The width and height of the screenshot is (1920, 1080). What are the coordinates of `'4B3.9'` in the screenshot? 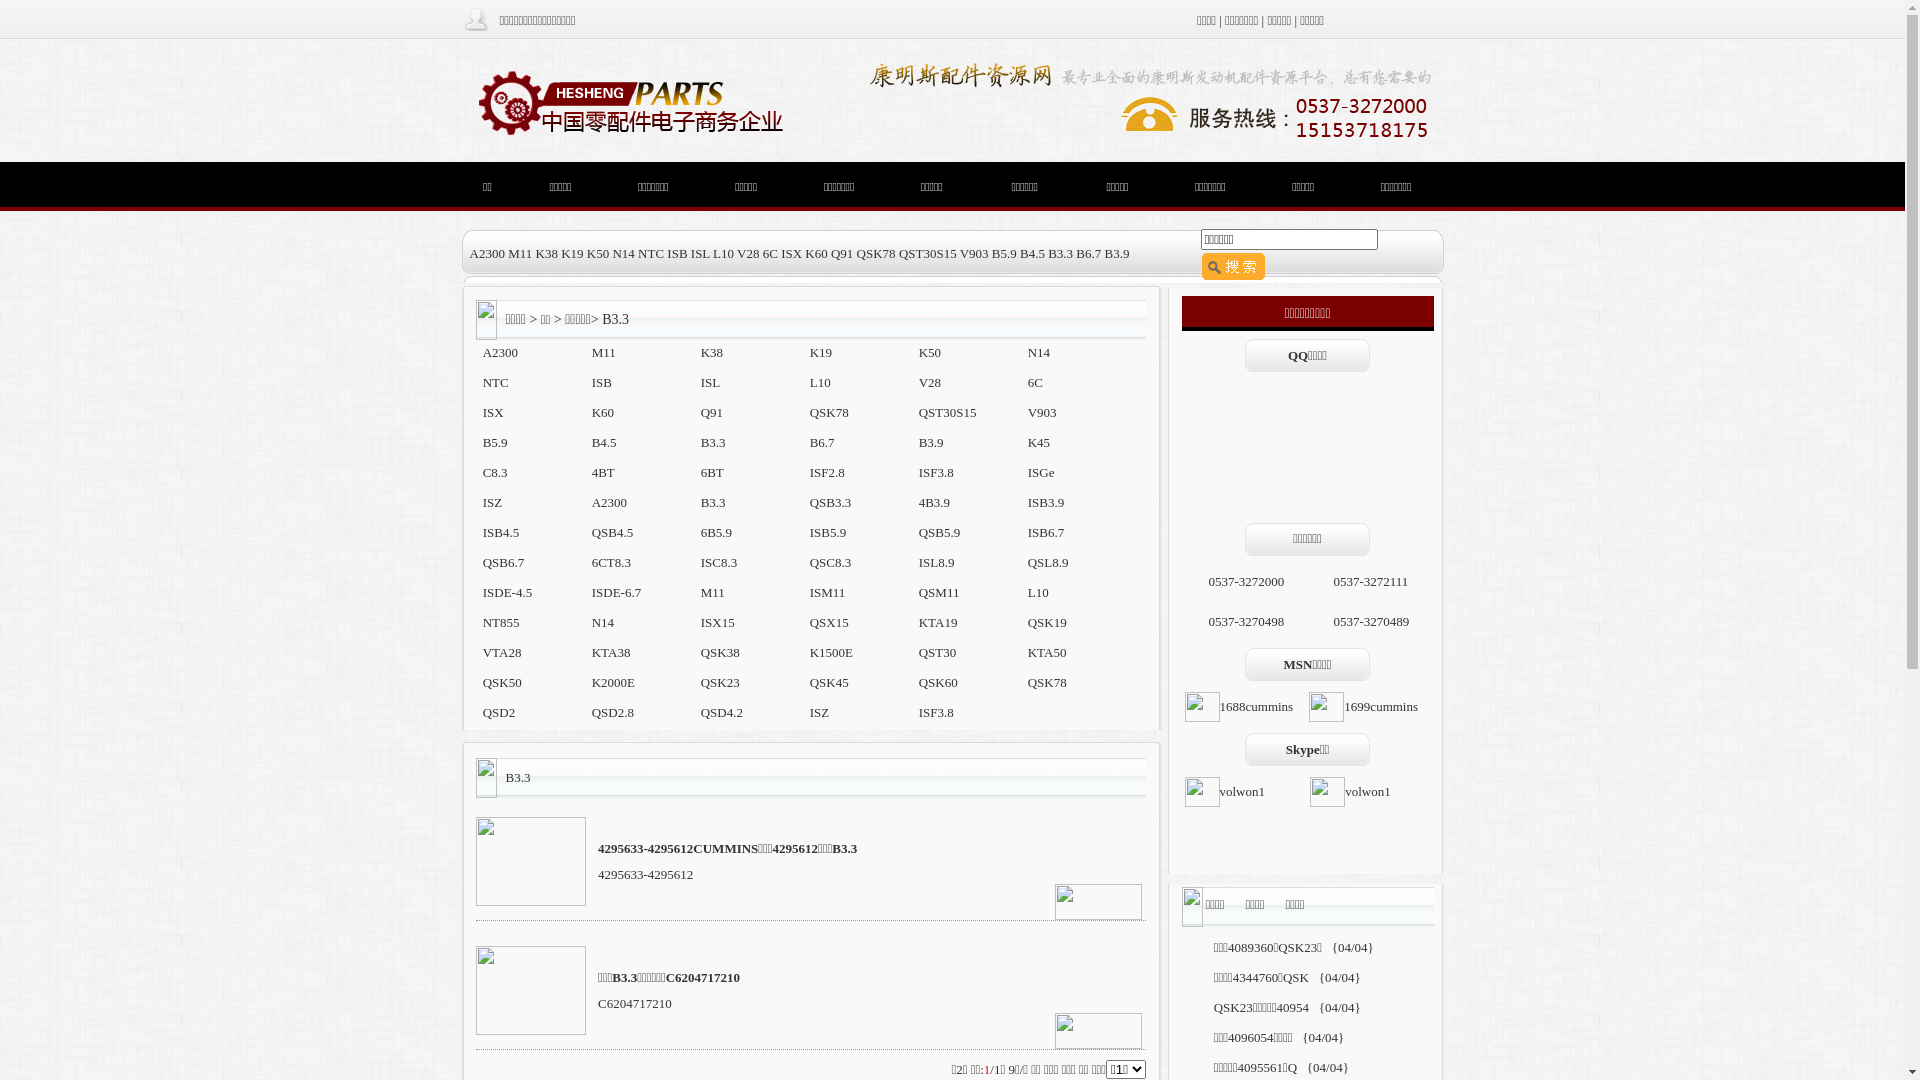 It's located at (917, 501).